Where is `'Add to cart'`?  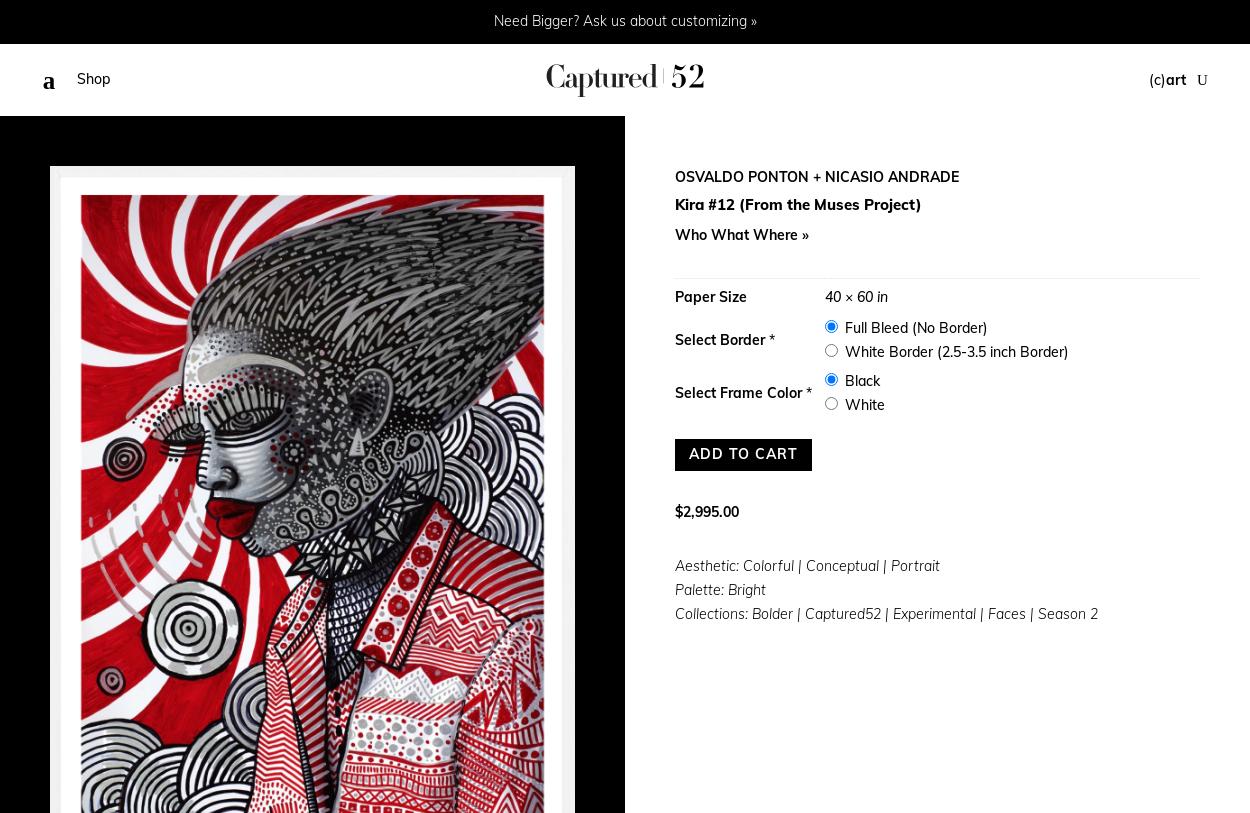 'Add to cart' is located at coordinates (742, 453).